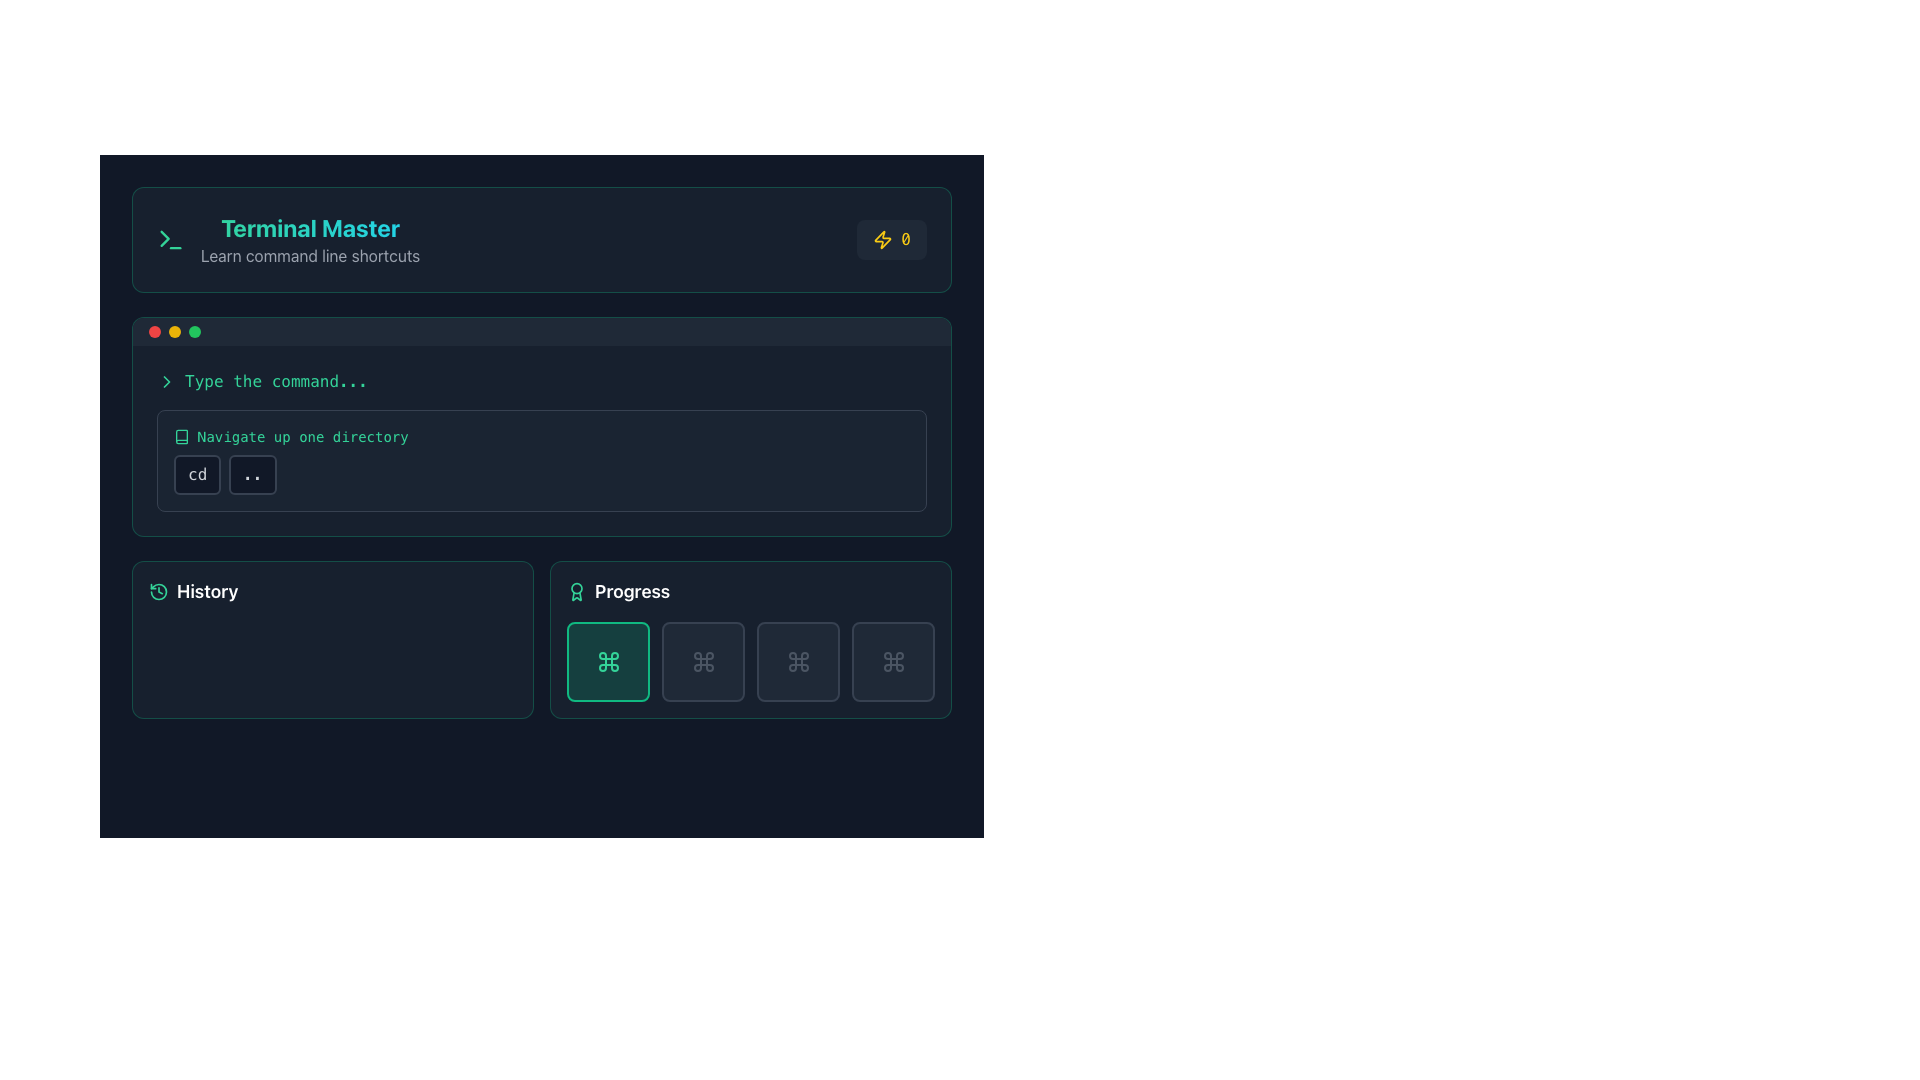 The width and height of the screenshot is (1920, 1080). Describe the element at coordinates (607, 662) in the screenshot. I see `the Icon representing progress-related commands located in the bottom-right of the interface layout within the 'Progress' panel` at that location.